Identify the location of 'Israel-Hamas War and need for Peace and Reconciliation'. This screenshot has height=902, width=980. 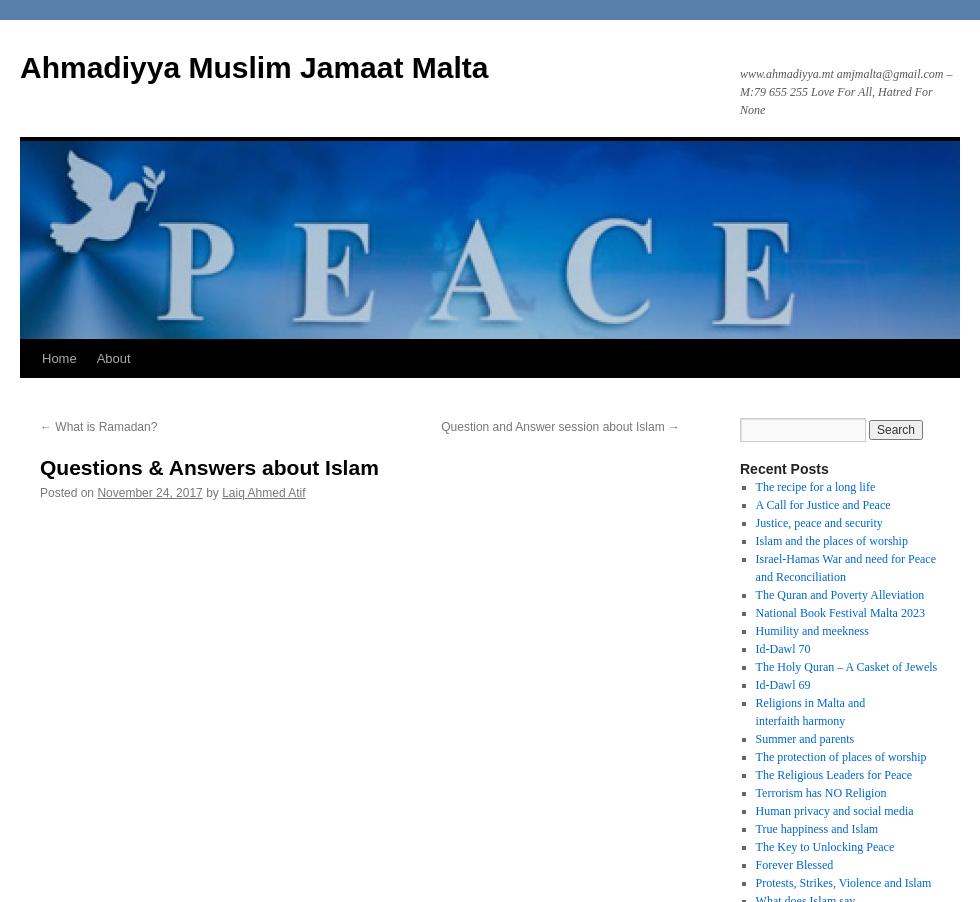
(844, 567).